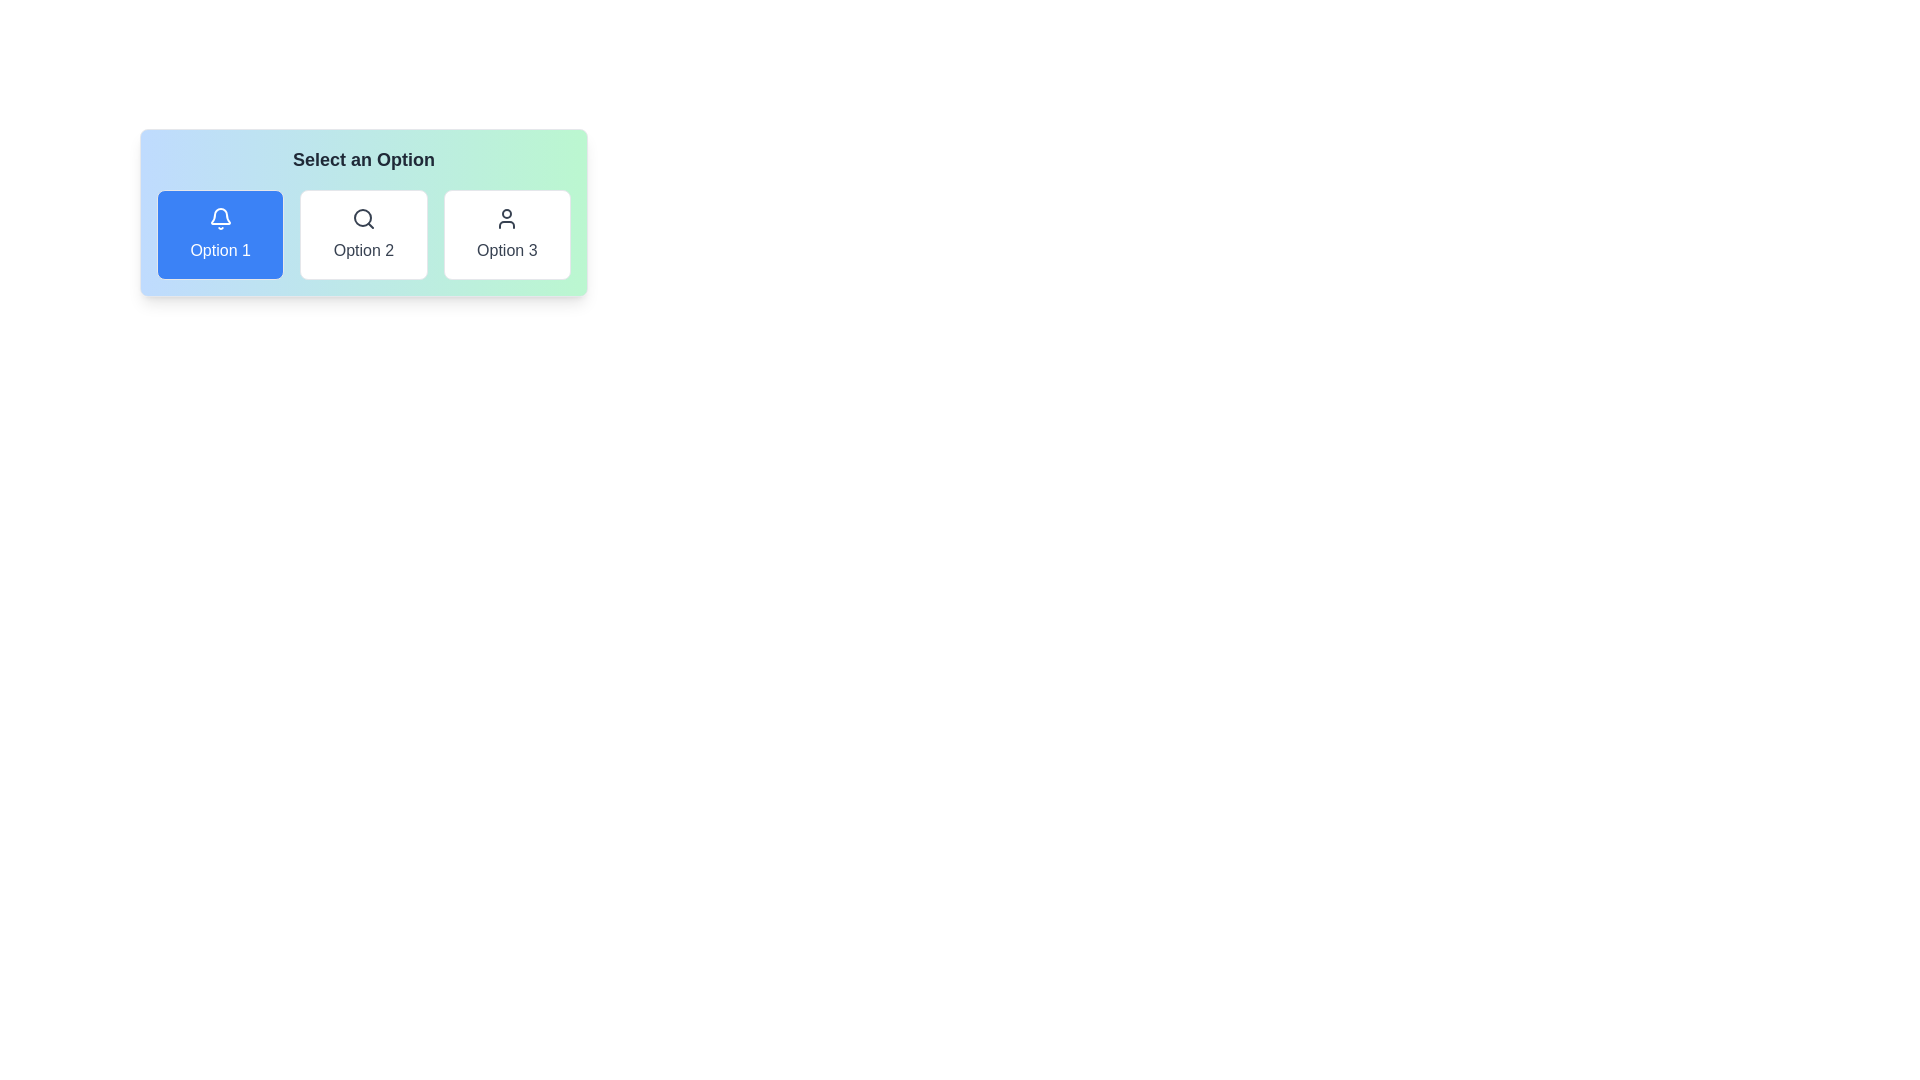  Describe the element at coordinates (220, 249) in the screenshot. I see `the text label reading 'Option 1' in white font color, which is located within the leftmost blue rectangular button of a group of three buttons under the 'Select an Option' header` at that location.